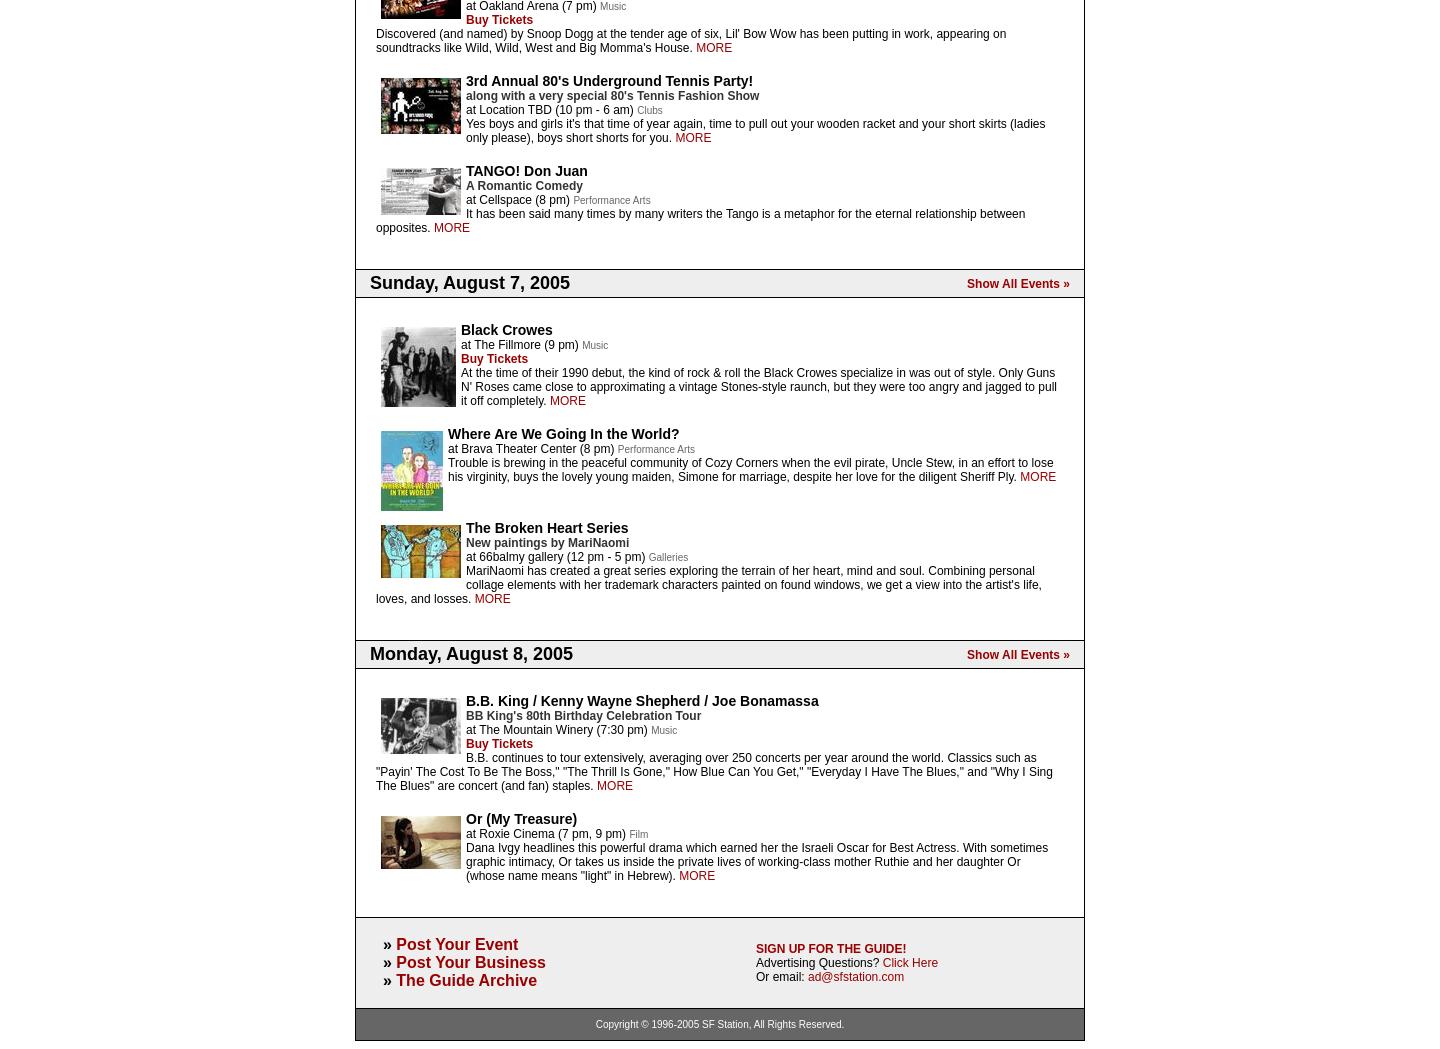 Image resolution: width=1440 pixels, height=1049 pixels. Describe the element at coordinates (648, 109) in the screenshot. I see `'Clubs'` at that location.